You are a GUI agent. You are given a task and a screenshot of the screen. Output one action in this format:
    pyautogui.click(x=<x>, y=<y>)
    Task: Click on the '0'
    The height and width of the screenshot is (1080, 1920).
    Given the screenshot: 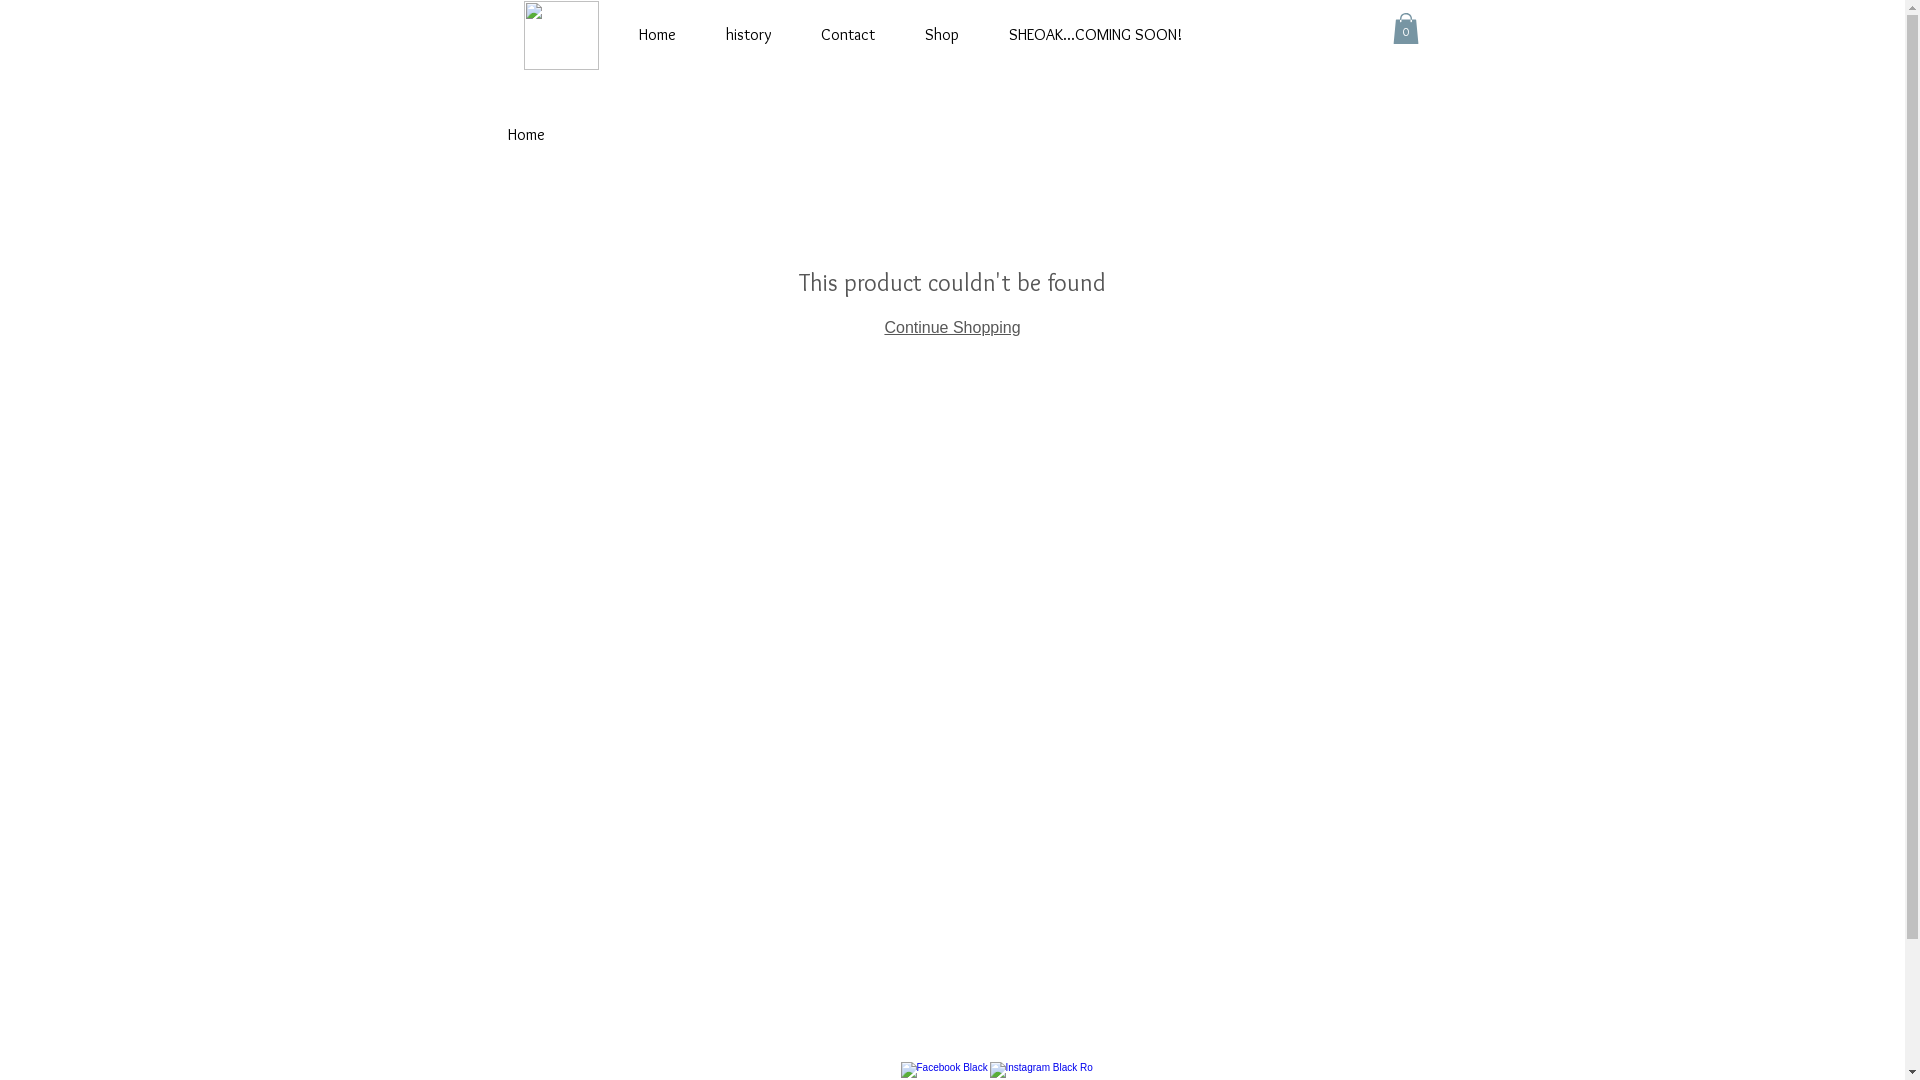 What is the action you would take?
    pyautogui.click(x=1404, y=28)
    